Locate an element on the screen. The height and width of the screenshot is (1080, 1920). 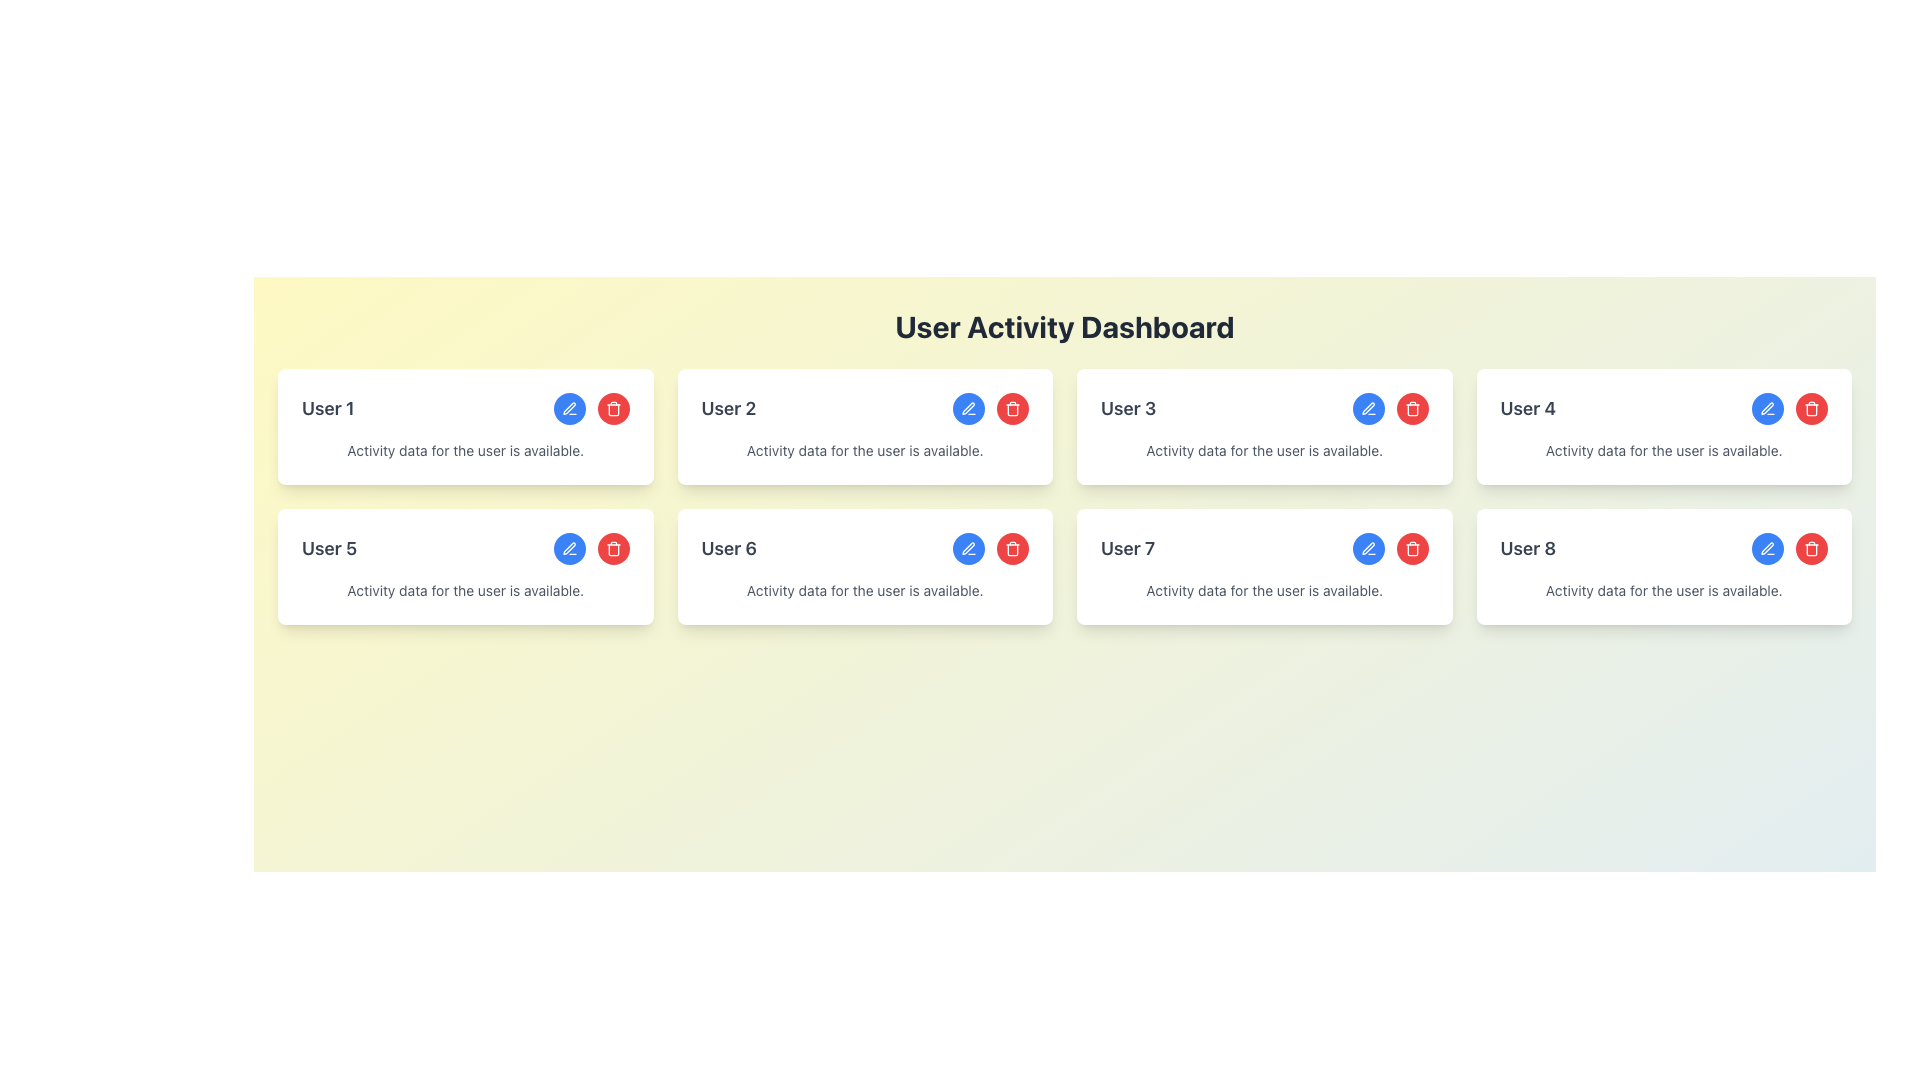
the text label displaying 'Activity data for the user is available.' which is located below the 'User 2' heading in the second card of the User Activity Dashboard is located at coordinates (865, 451).